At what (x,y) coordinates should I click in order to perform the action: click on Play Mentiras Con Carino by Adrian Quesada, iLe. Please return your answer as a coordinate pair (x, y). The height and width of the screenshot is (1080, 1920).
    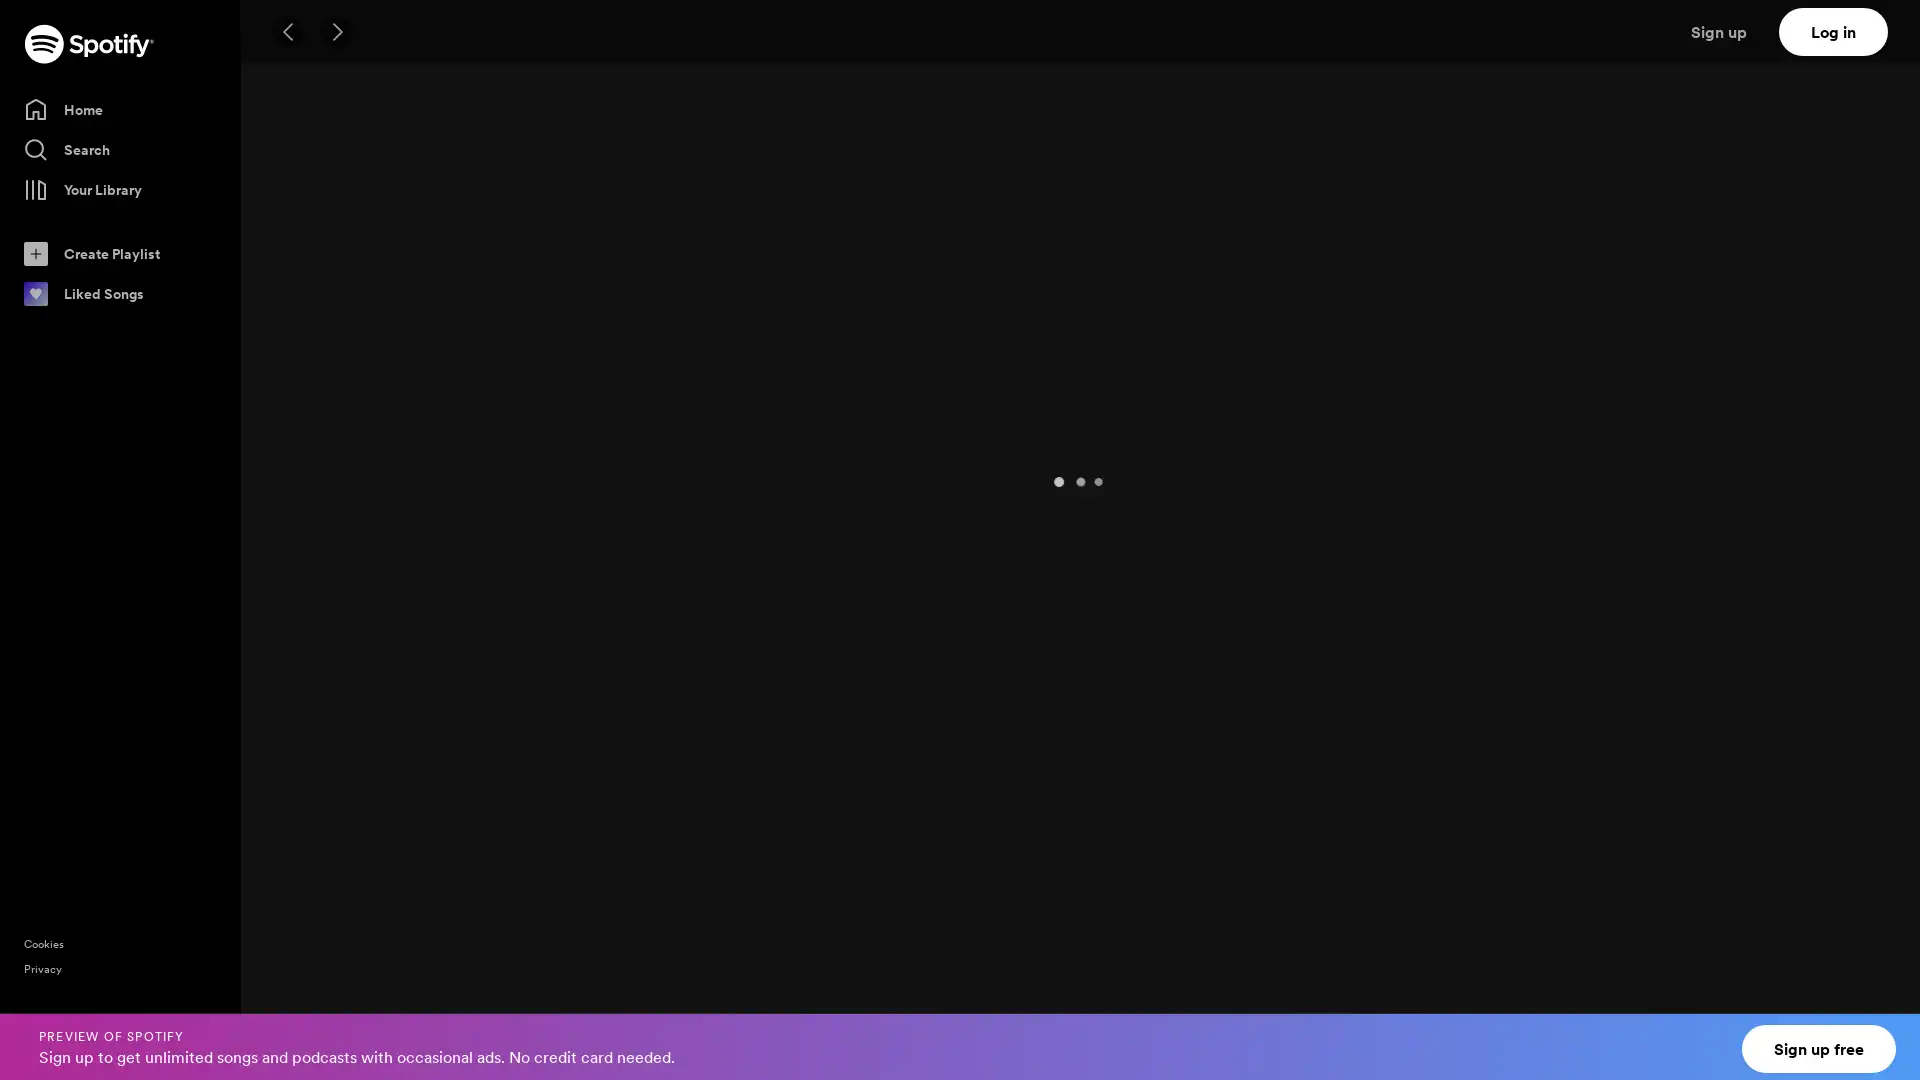
    Looking at the image, I should click on (297, 805).